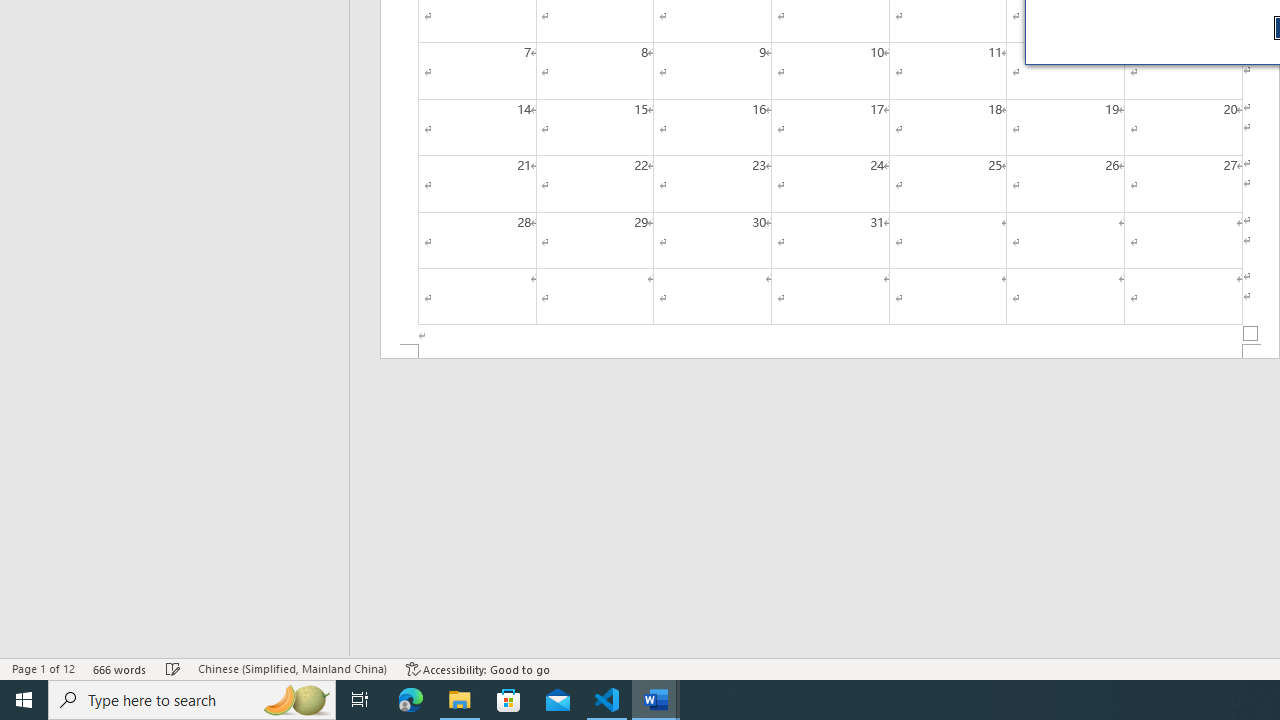  What do you see at coordinates (24, 698) in the screenshot?
I see `'Start'` at bounding box center [24, 698].